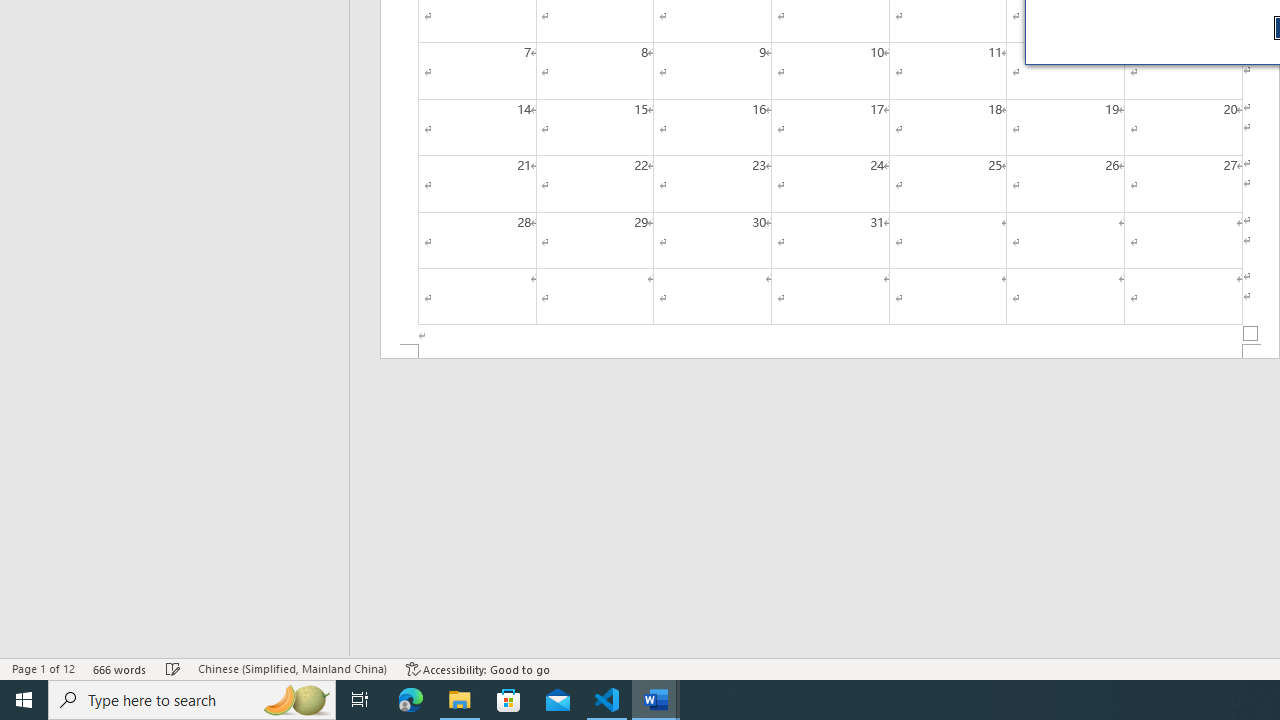  What do you see at coordinates (24, 698) in the screenshot?
I see `'Start'` at bounding box center [24, 698].